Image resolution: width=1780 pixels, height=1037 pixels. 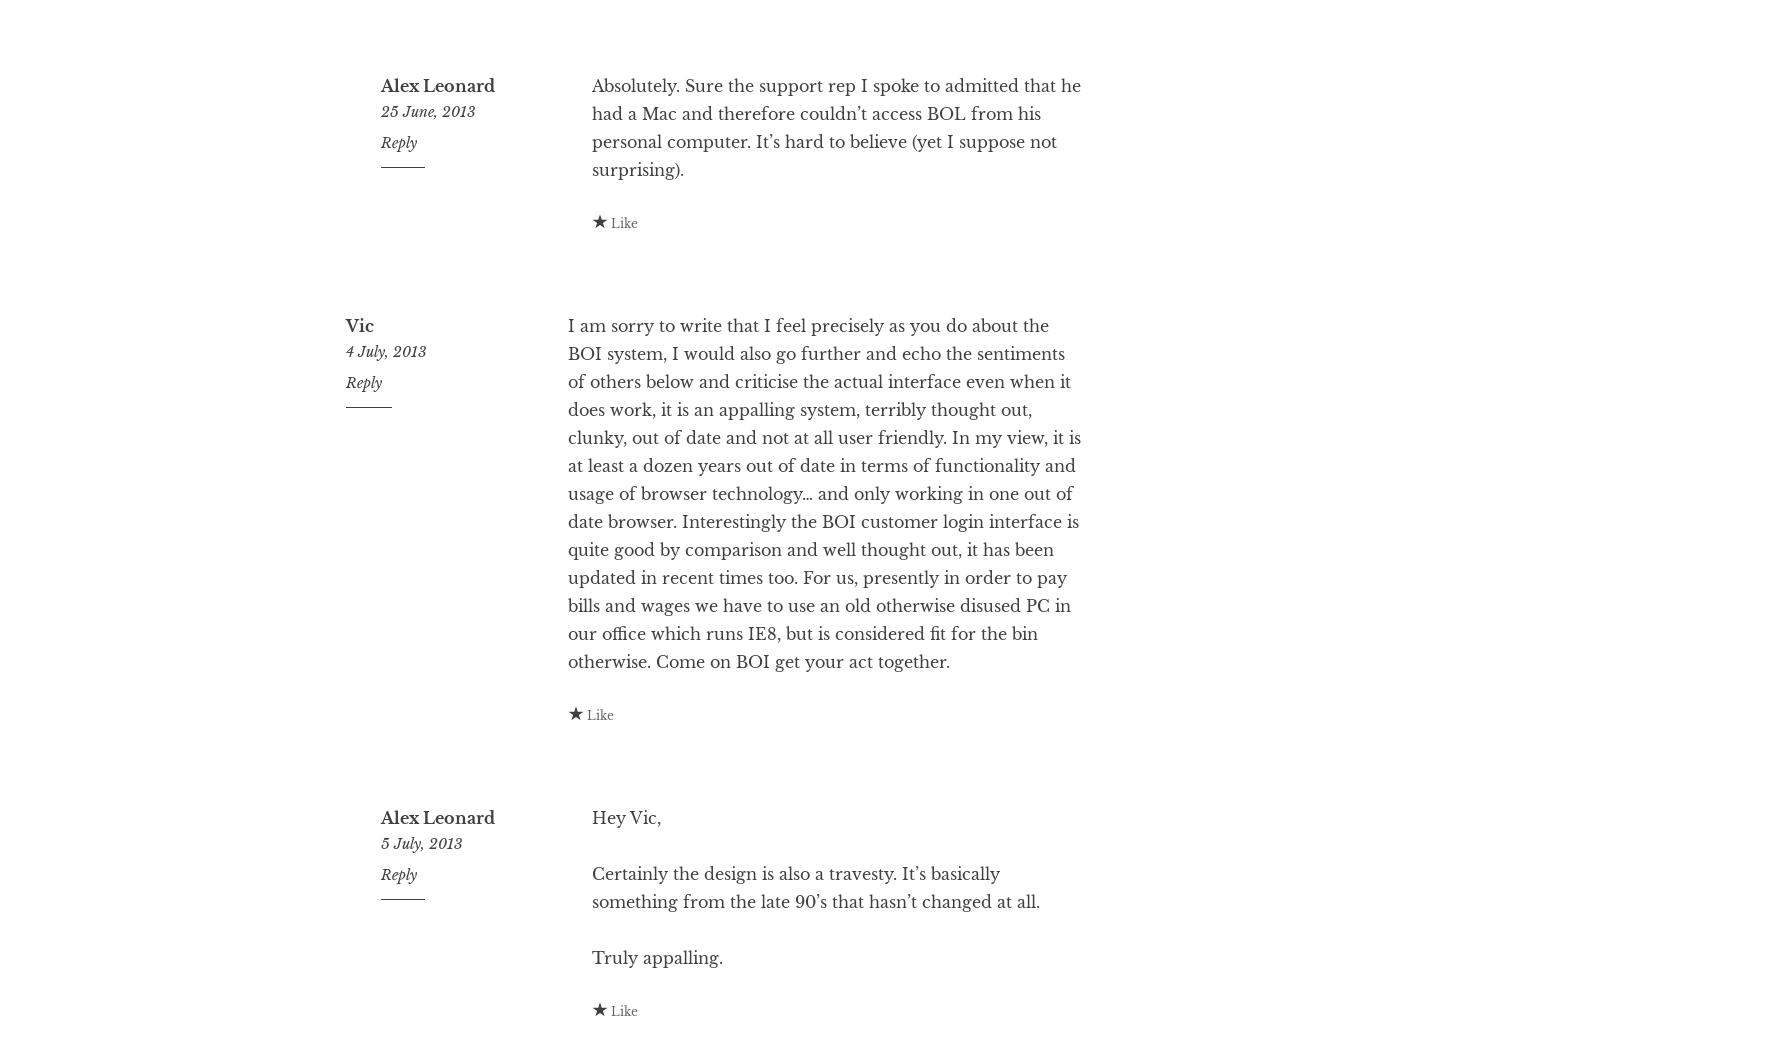 I want to click on 'Absolutely. Sure the support rep I spoke to admitted that he had a Mac and therefore couldn’t access BOL from his personal computer. It’s hard to believe (yet I suppose not surprising).', so click(x=591, y=207).